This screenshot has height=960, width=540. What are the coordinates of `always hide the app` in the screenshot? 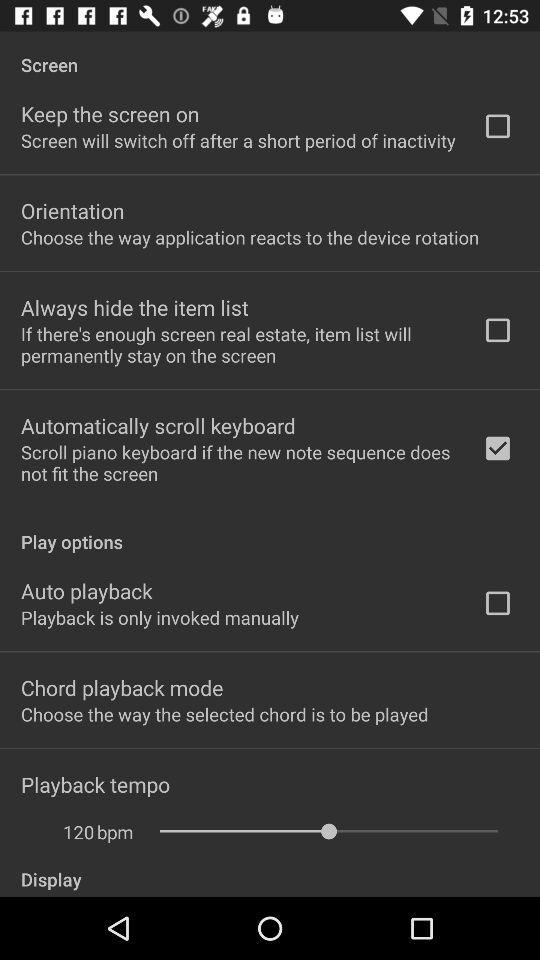 It's located at (134, 307).